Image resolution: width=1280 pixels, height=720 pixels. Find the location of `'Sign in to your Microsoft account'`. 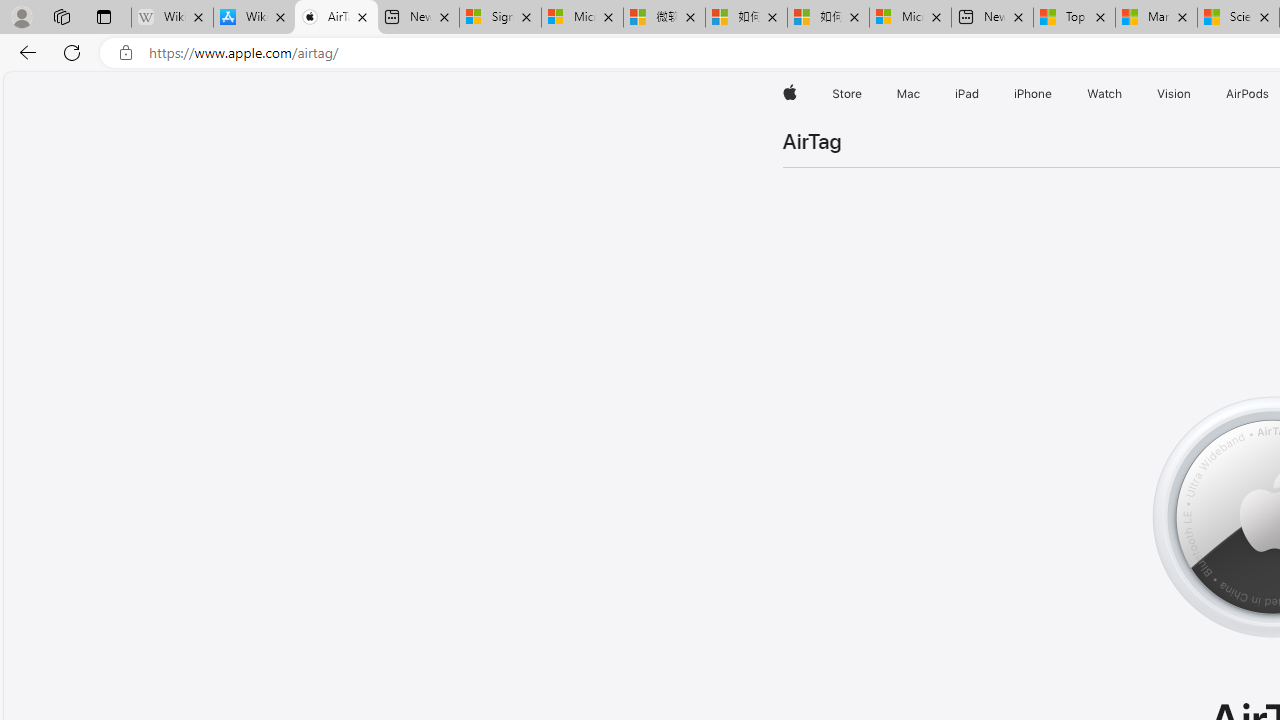

'Sign in to your Microsoft account' is located at coordinates (500, 17).